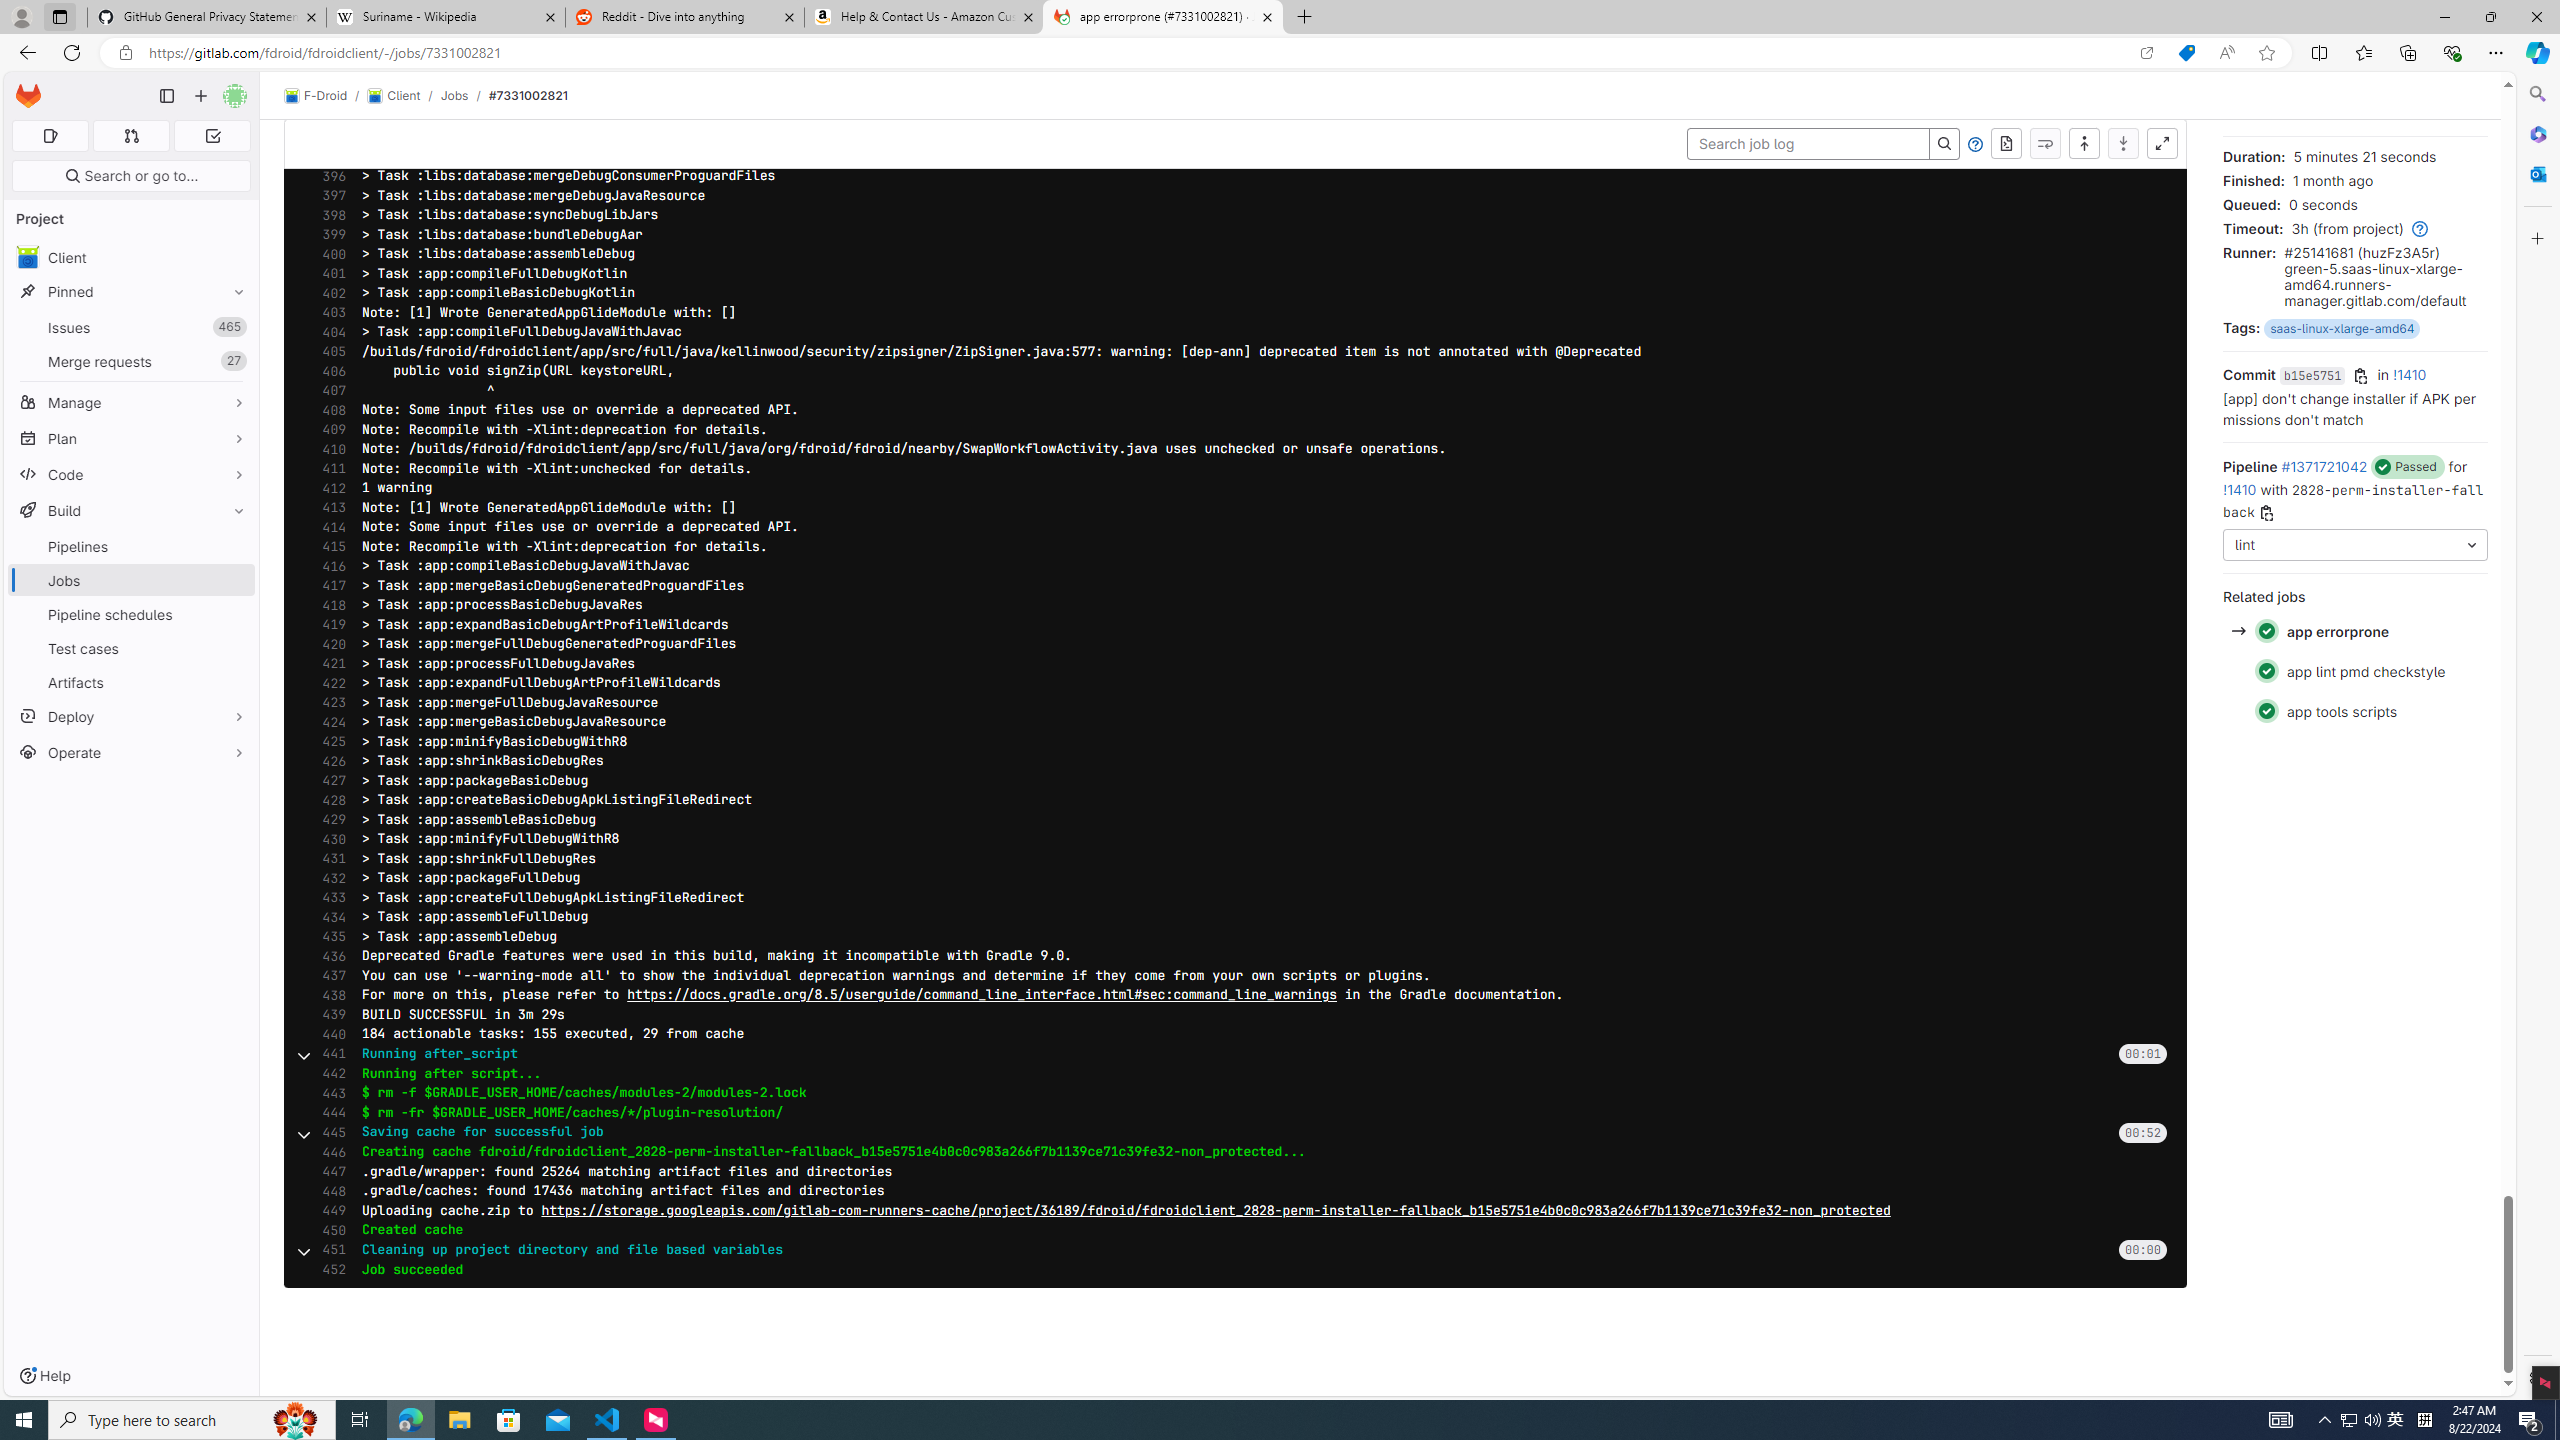 The height and width of the screenshot is (1440, 2560). Describe the element at coordinates (233, 647) in the screenshot. I see `'Pin Test cases'` at that location.